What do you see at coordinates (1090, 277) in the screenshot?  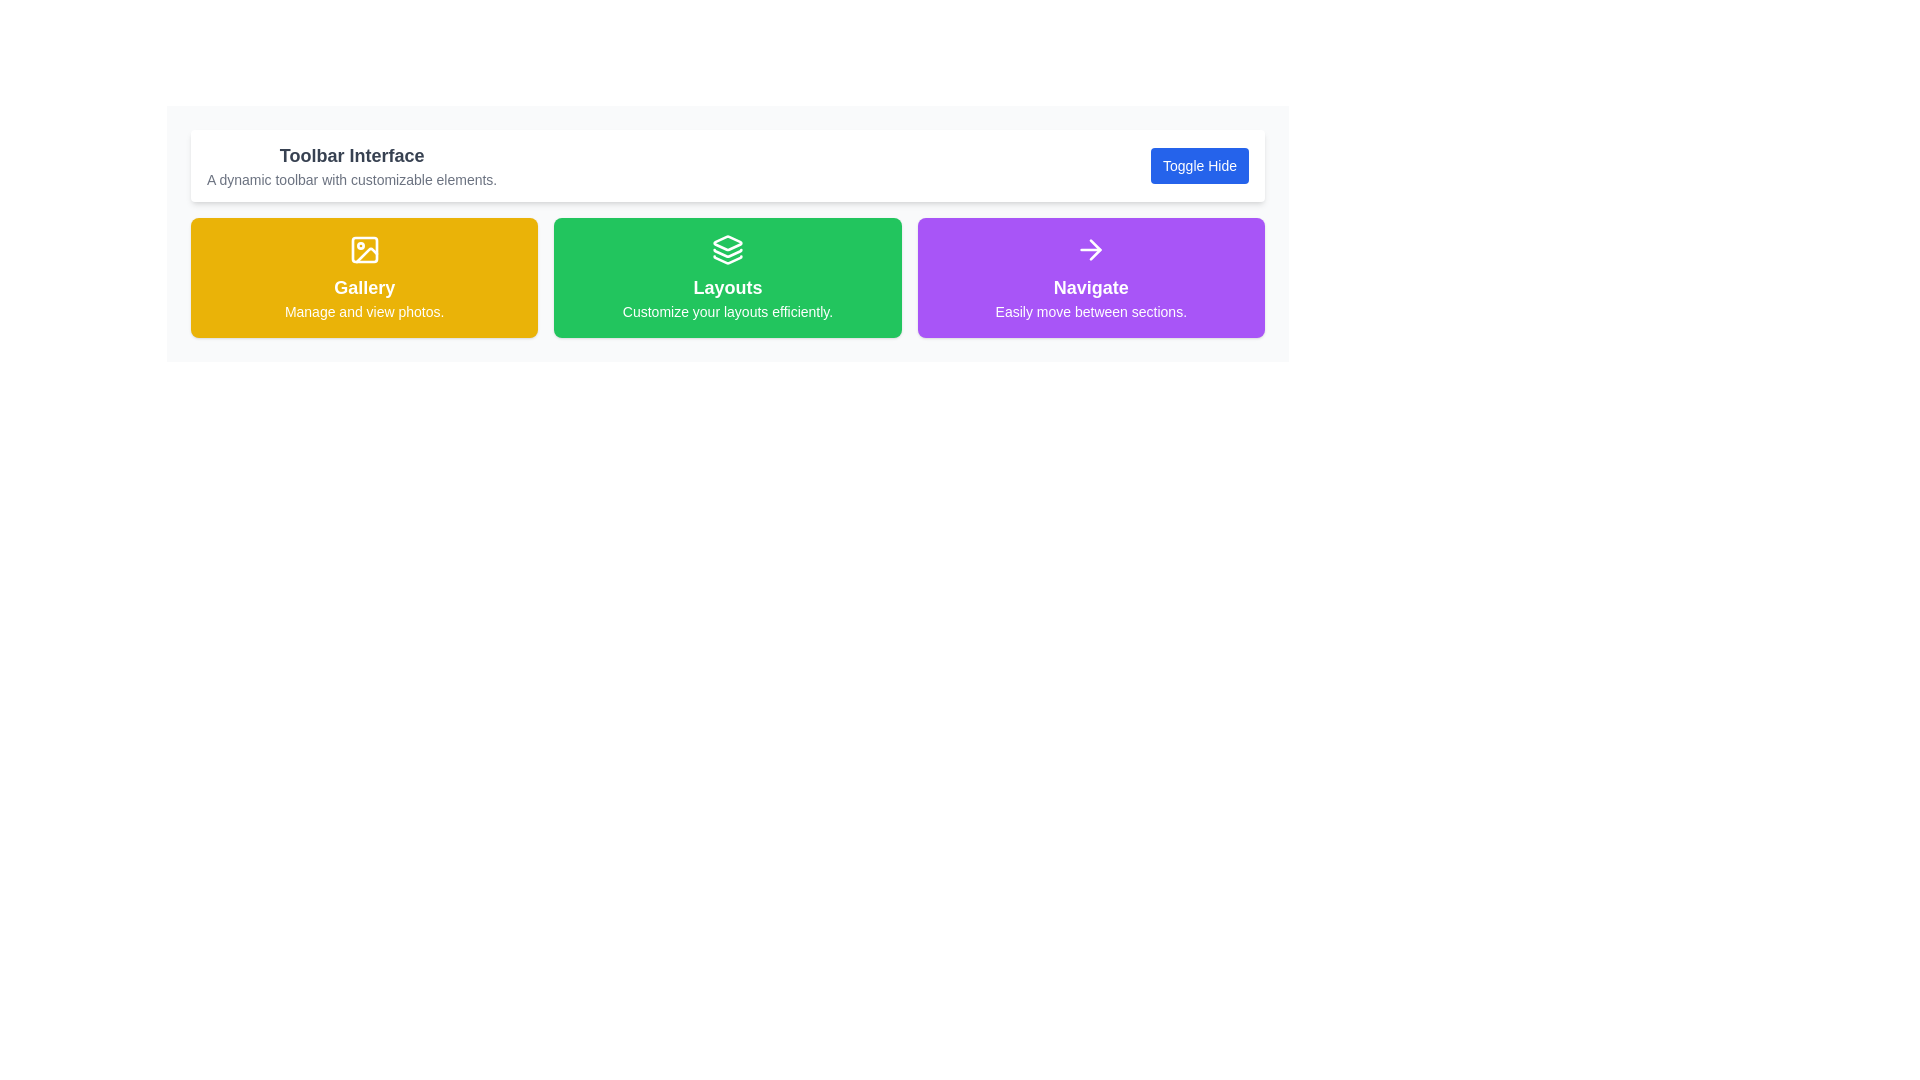 I see `the third button in a row of three buttons` at bounding box center [1090, 277].